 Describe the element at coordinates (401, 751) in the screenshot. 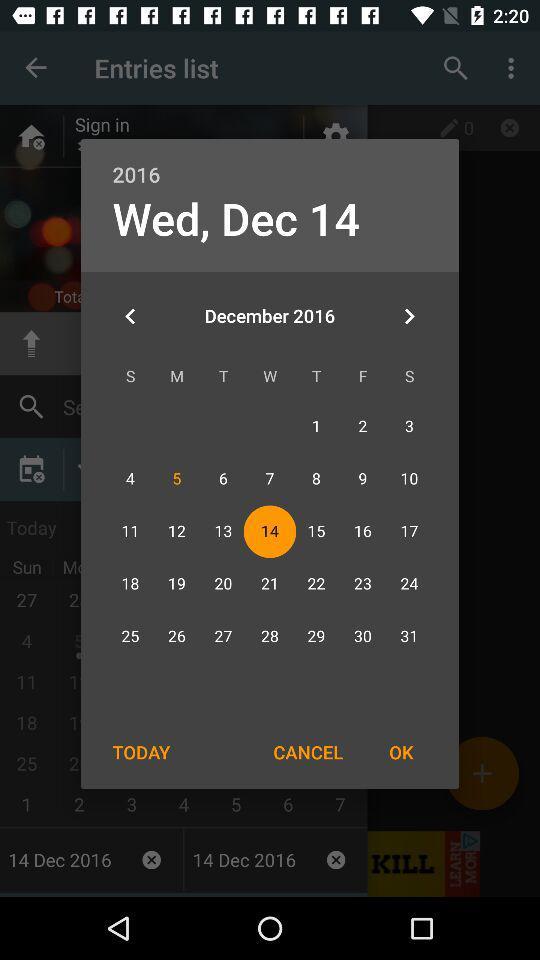

I see `the item next to cancel icon` at that location.